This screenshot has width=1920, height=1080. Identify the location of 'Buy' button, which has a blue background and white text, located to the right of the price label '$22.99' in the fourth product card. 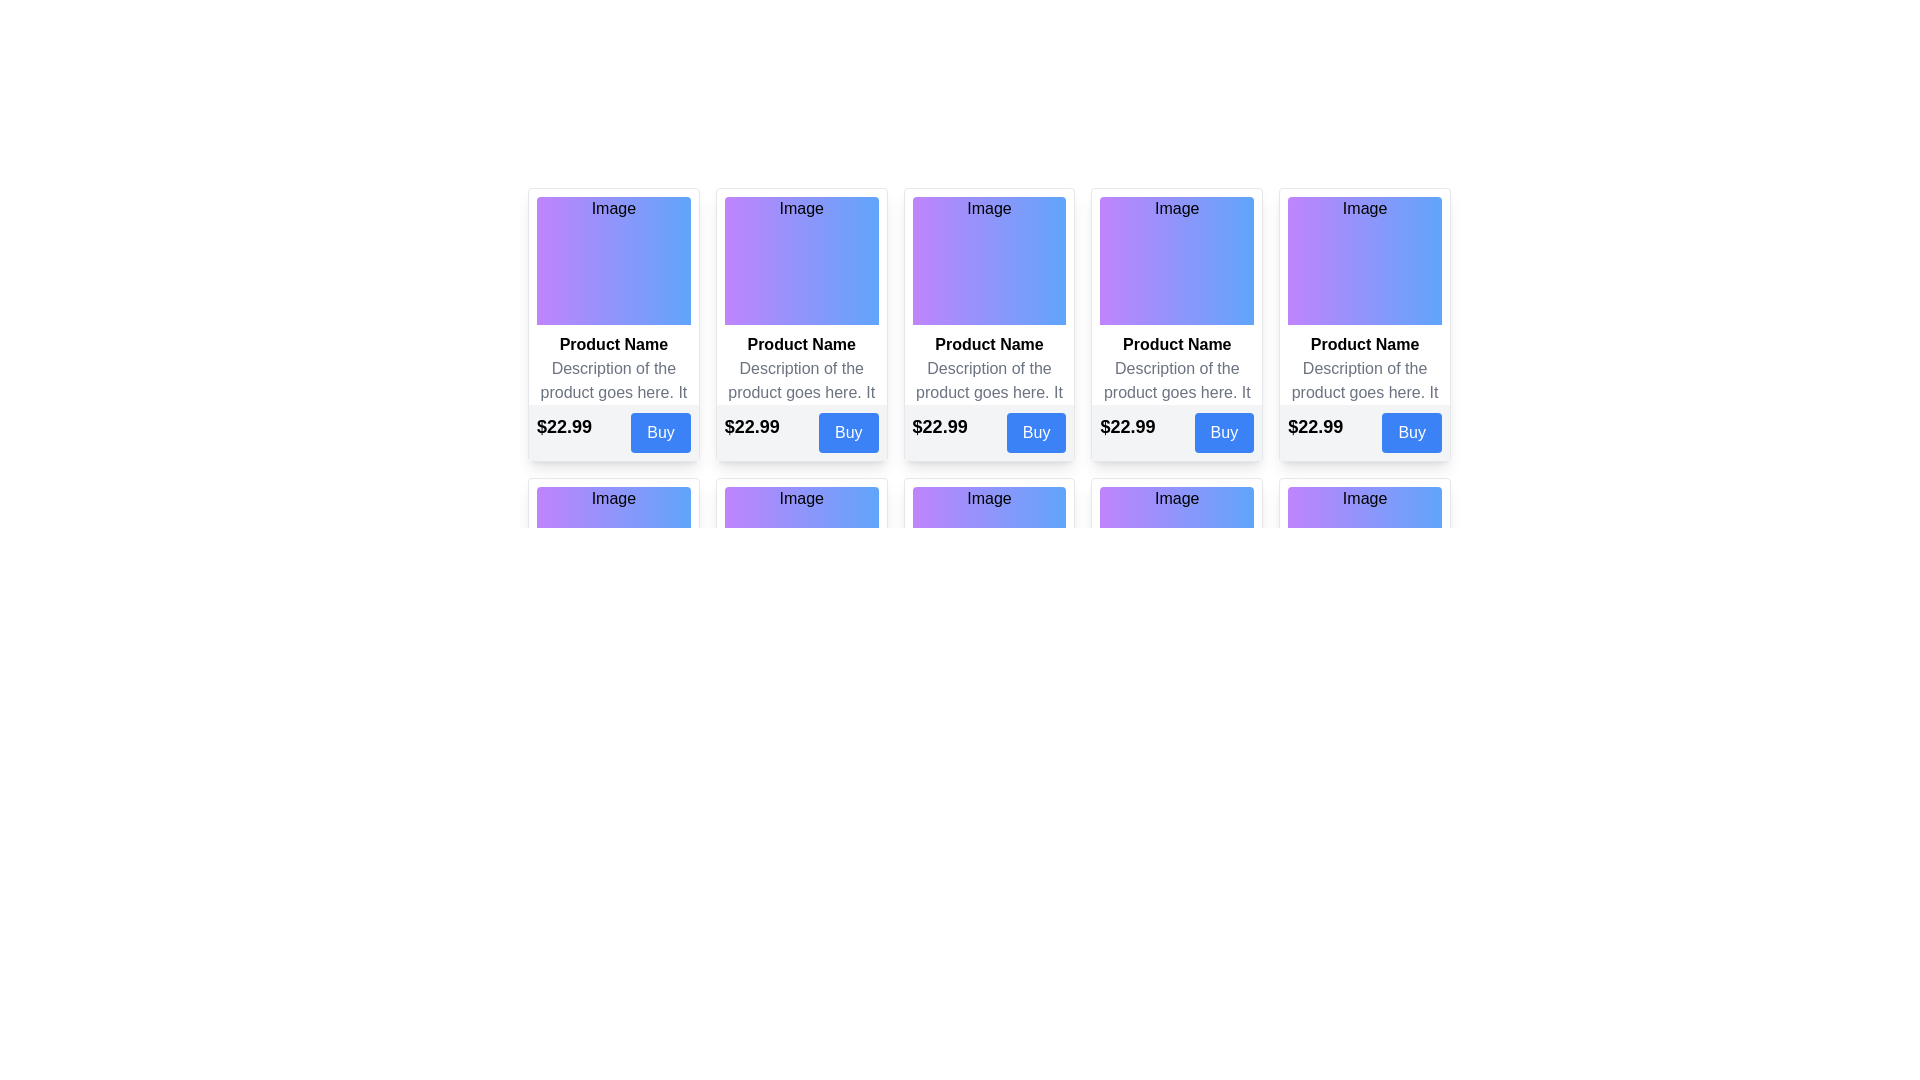
(1036, 431).